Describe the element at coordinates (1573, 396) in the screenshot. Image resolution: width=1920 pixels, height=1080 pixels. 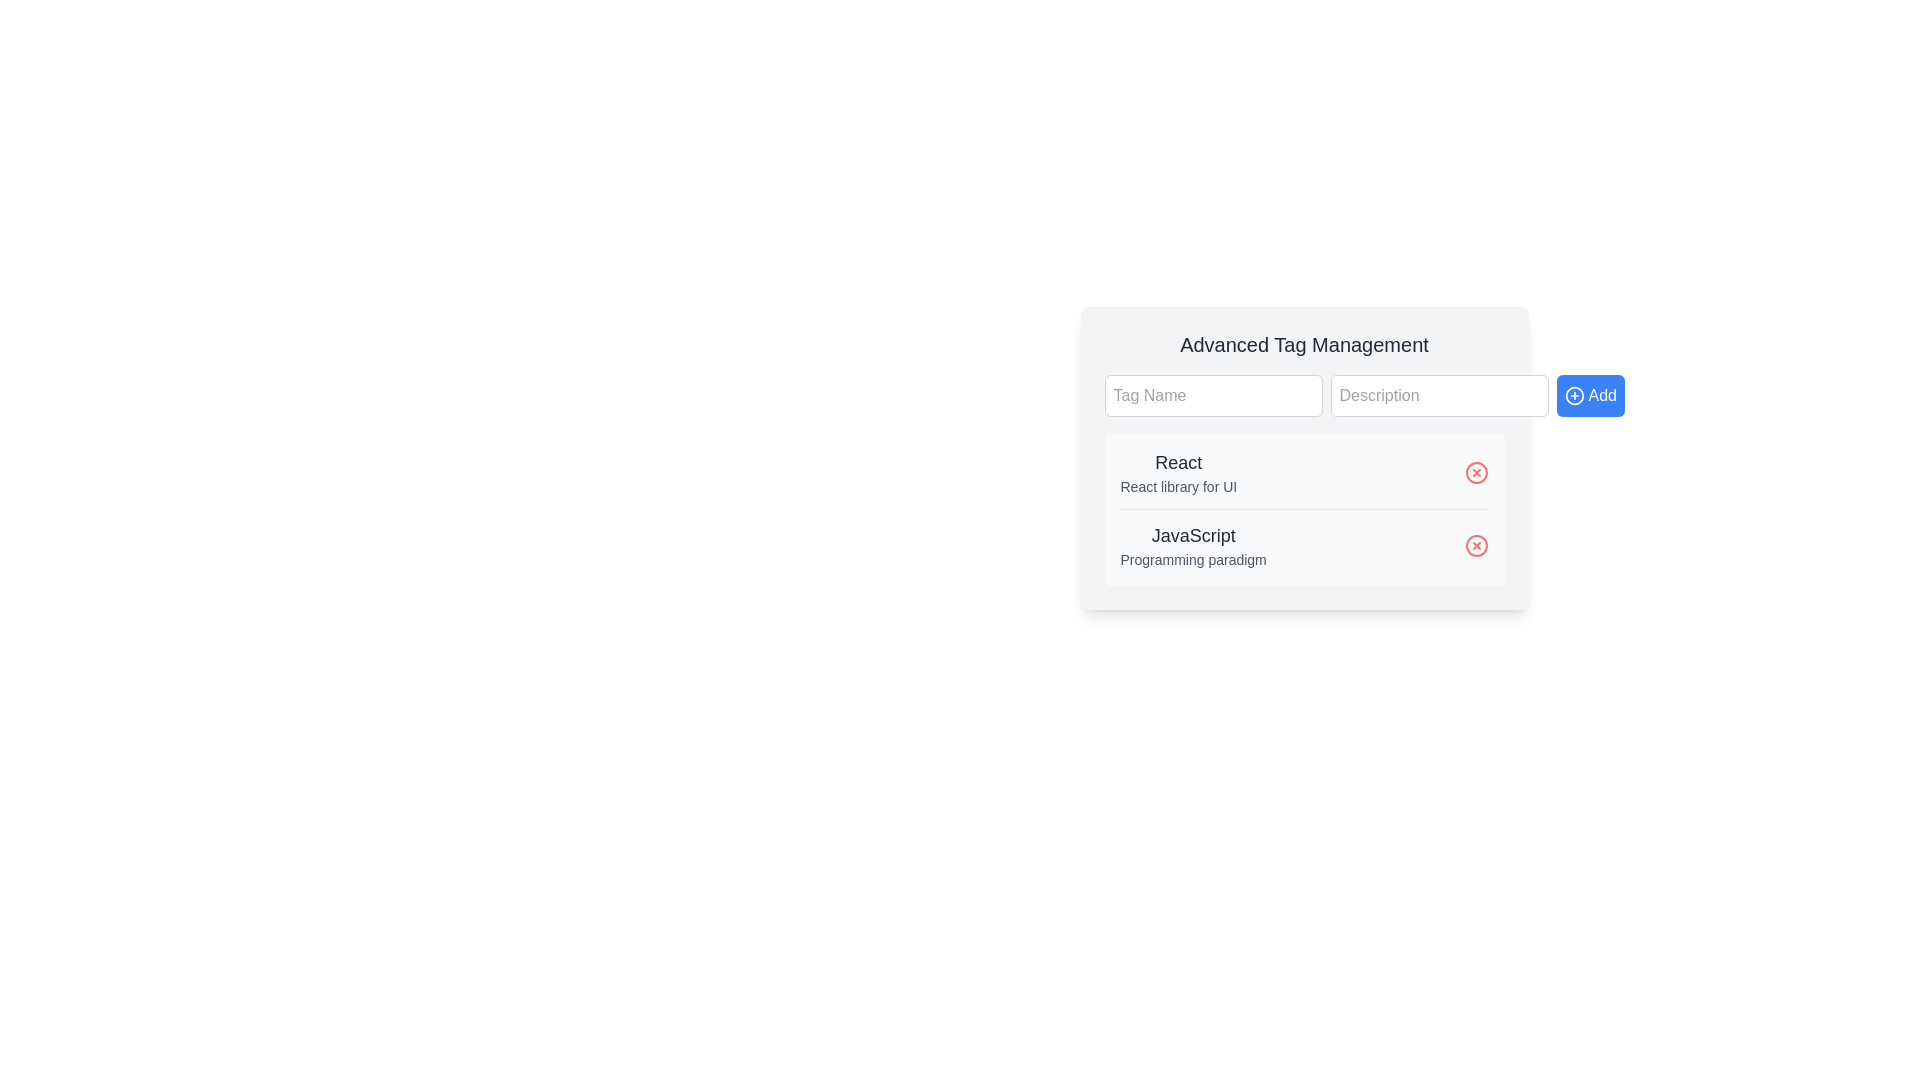
I see `the Icon Button located within the 'Add' button on the right edge of the 'Advanced Tag Management' interface panel` at that location.